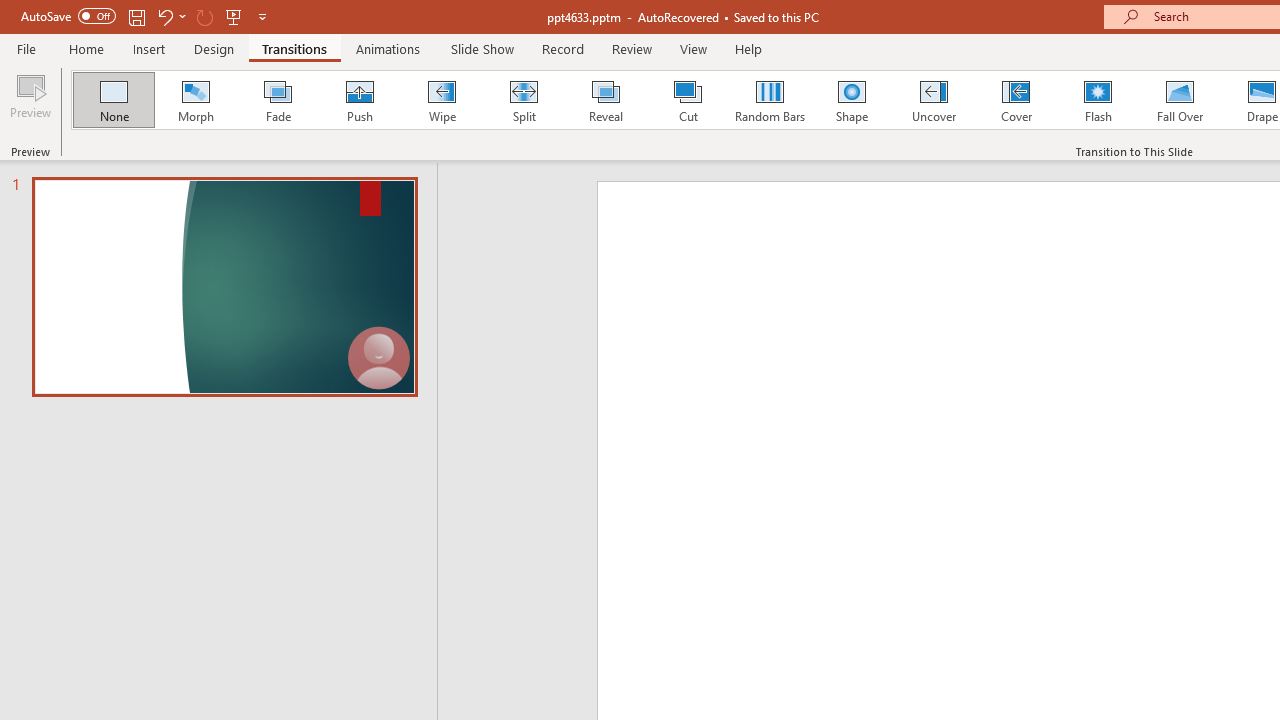  What do you see at coordinates (1097, 100) in the screenshot?
I see `'Flash'` at bounding box center [1097, 100].